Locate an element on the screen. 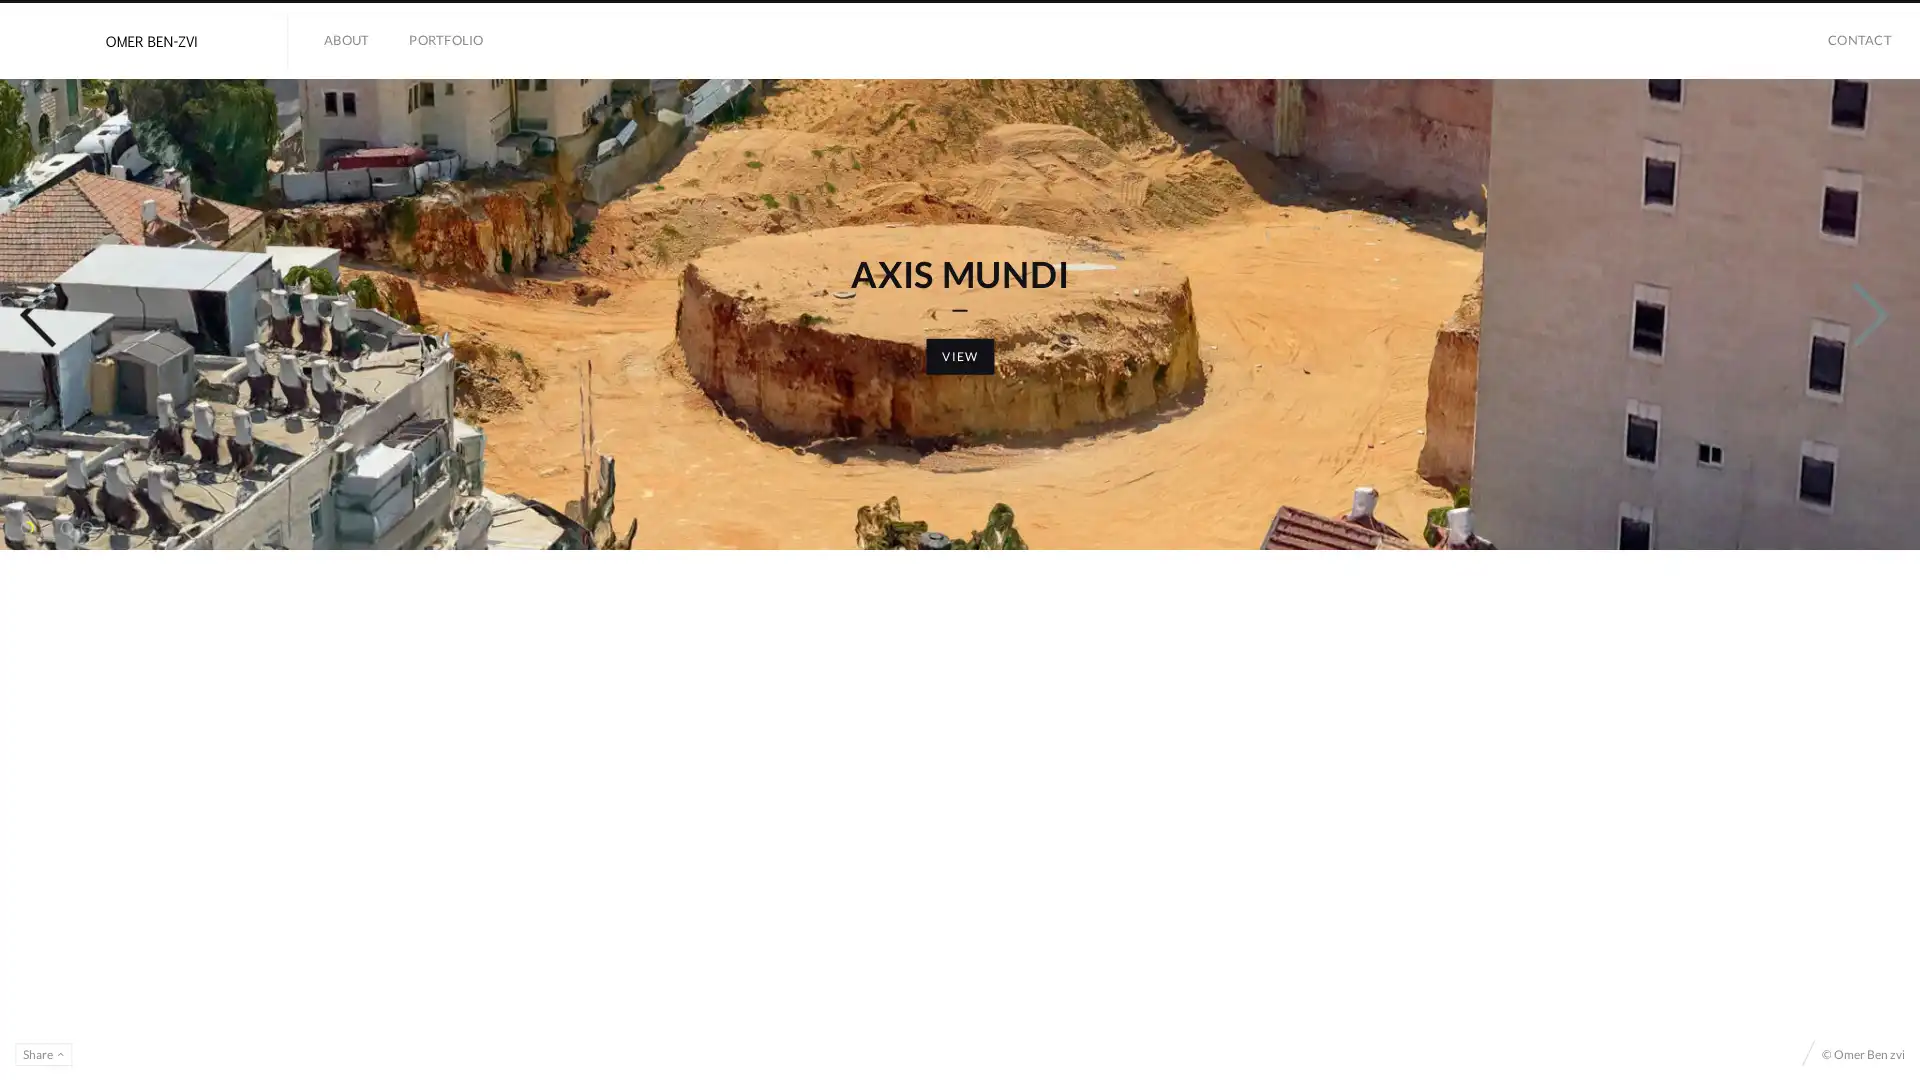  NEXT is located at coordinates (1853, 554).